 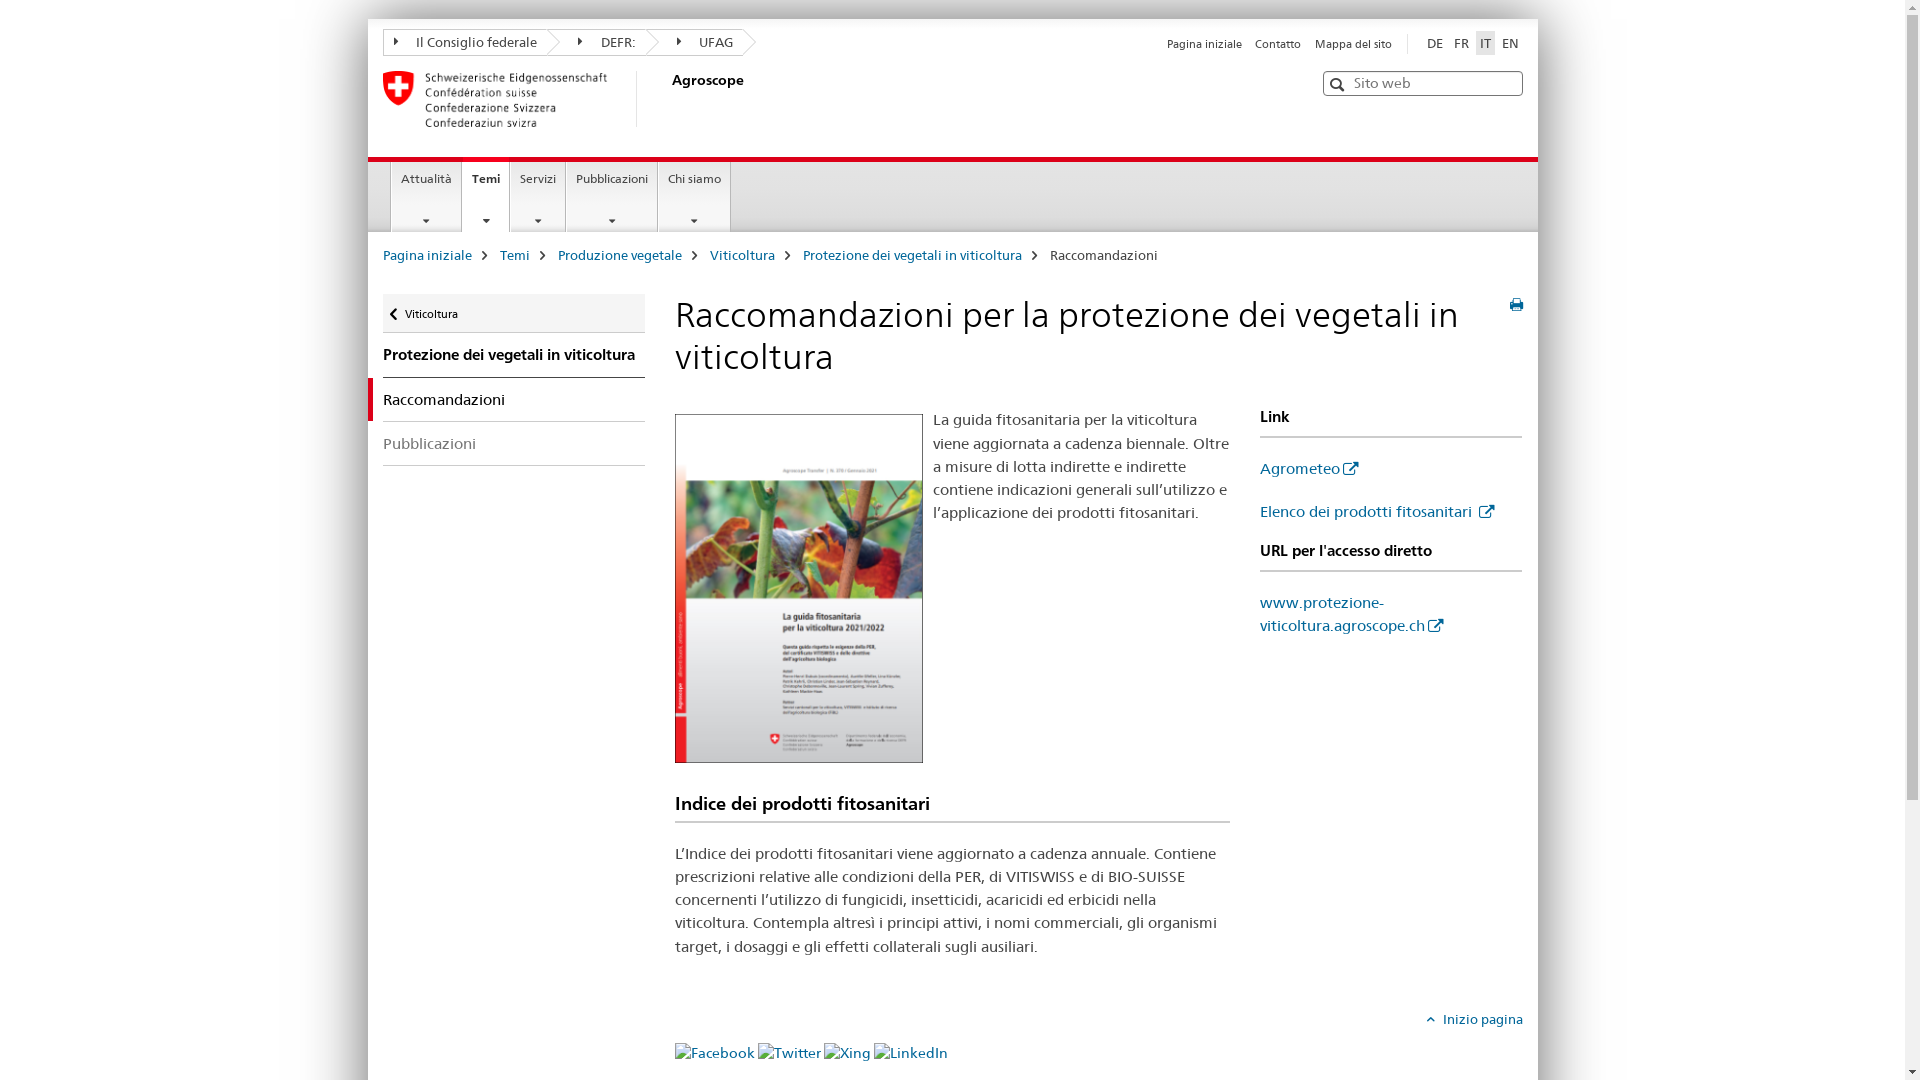 What do you see at coordinates (1376, 510) in the screenshot?
I see `'Elenco dei prodotti fitosanitari'` at bounding box center [1376, 510].